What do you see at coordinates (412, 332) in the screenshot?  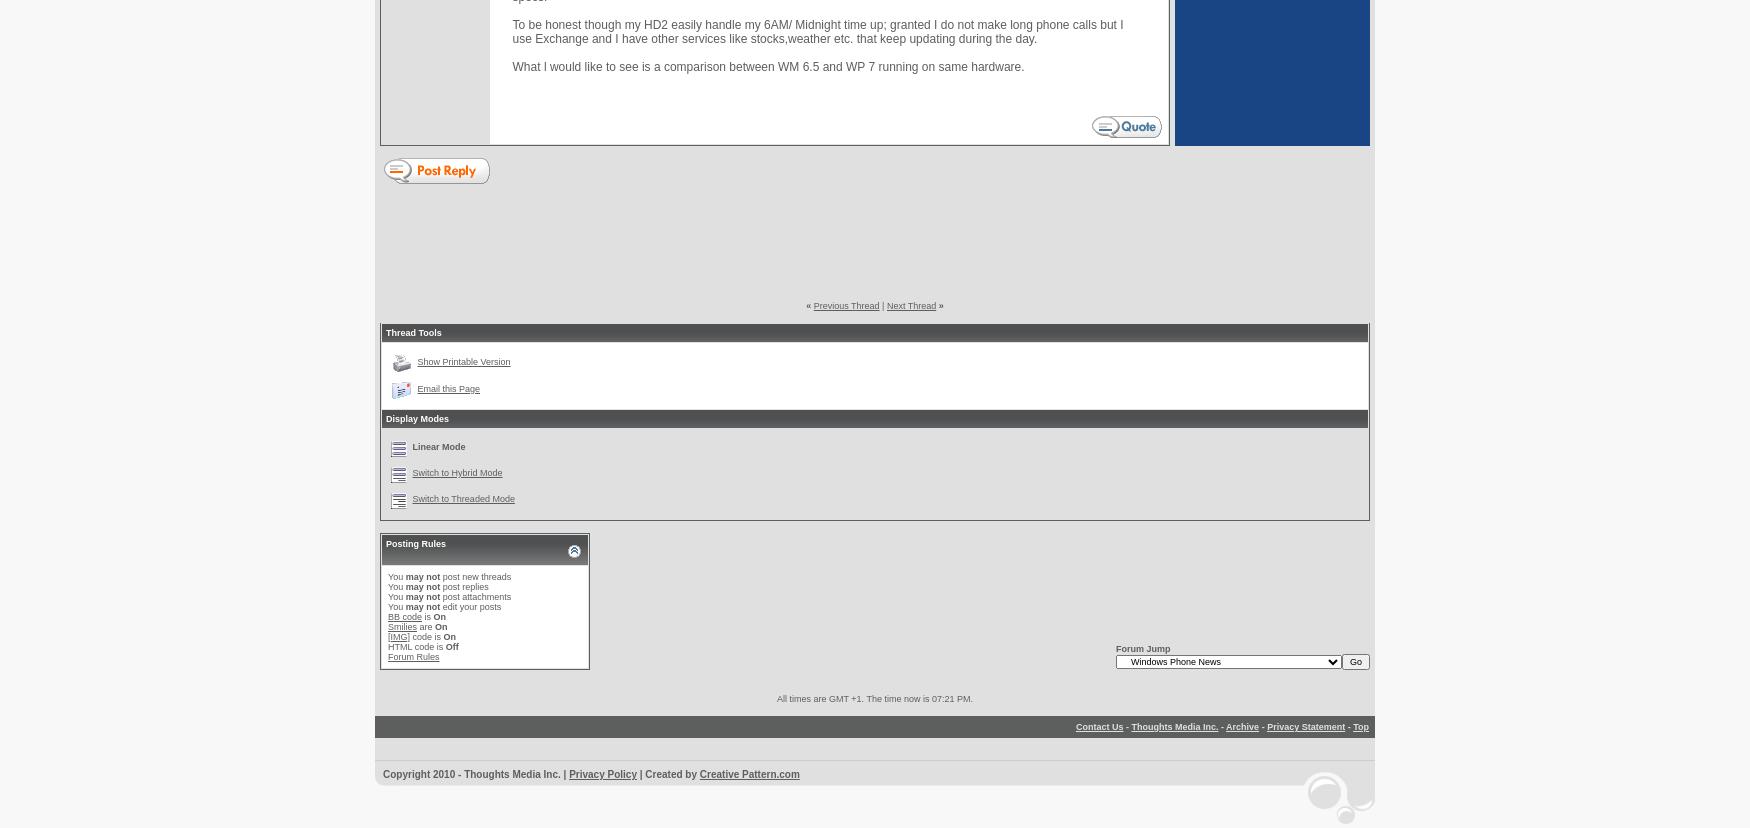 I see `'Thread Tools'` at bounding box center [412, 332].